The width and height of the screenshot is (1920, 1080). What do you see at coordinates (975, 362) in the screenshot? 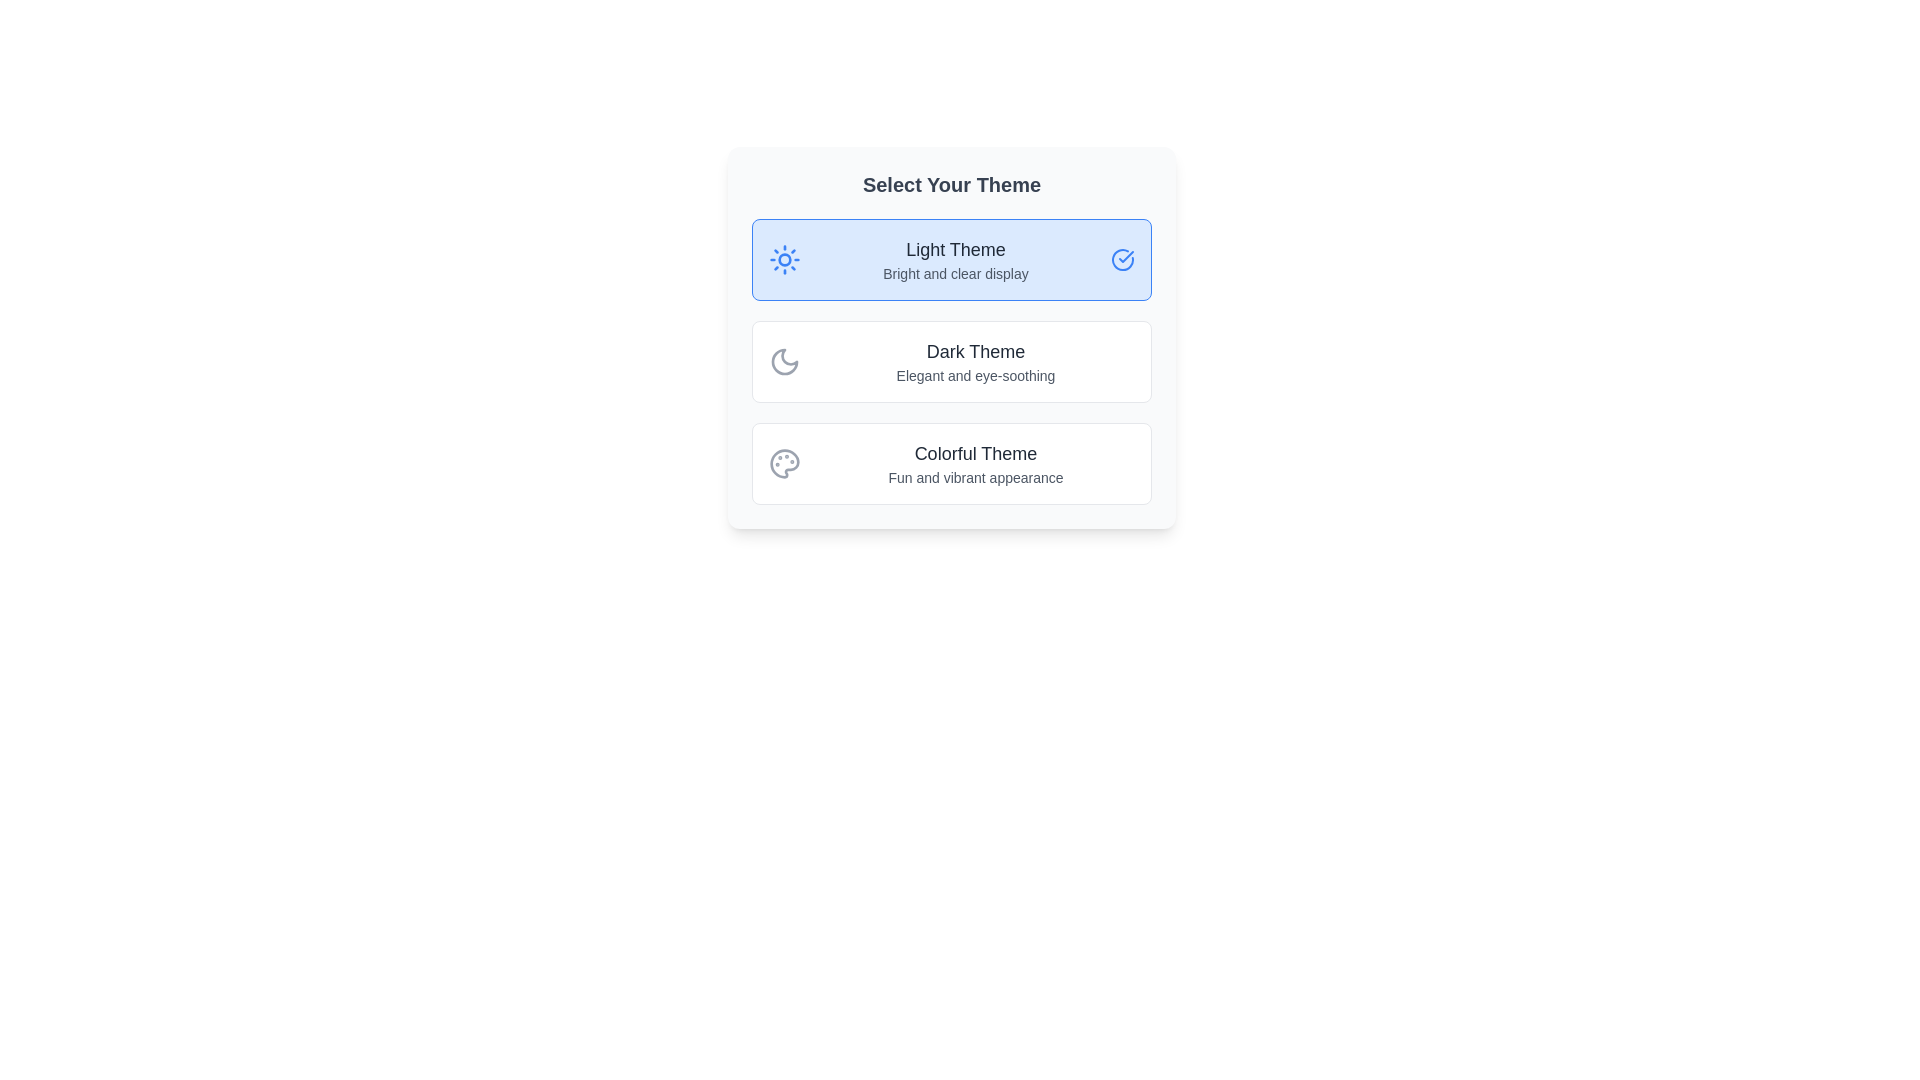
I see `the 'Dark Theme' text block, which consists of a larger, bold heading and a smaller, lighter subheading` at bounding box center [975, 362].